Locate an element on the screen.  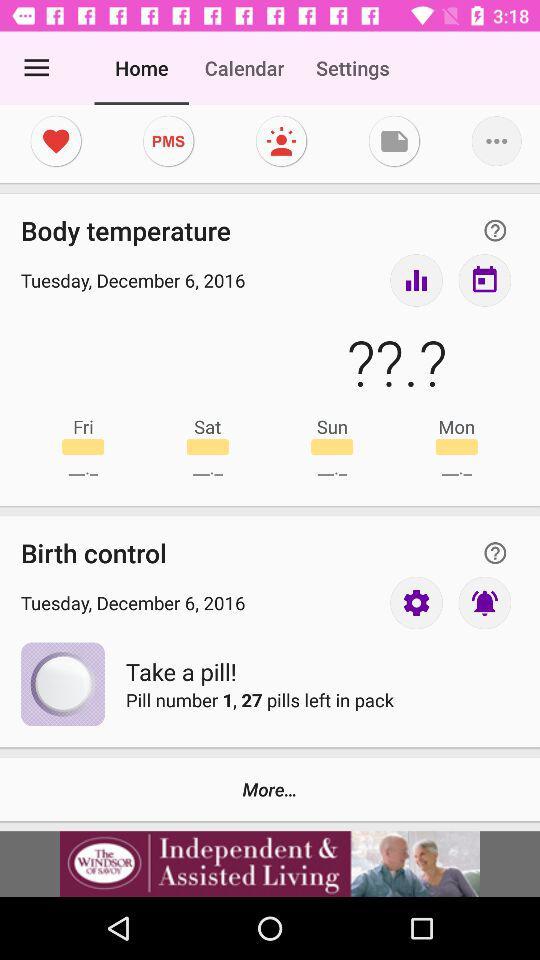
open more information button is located at coordinates (494, 553).